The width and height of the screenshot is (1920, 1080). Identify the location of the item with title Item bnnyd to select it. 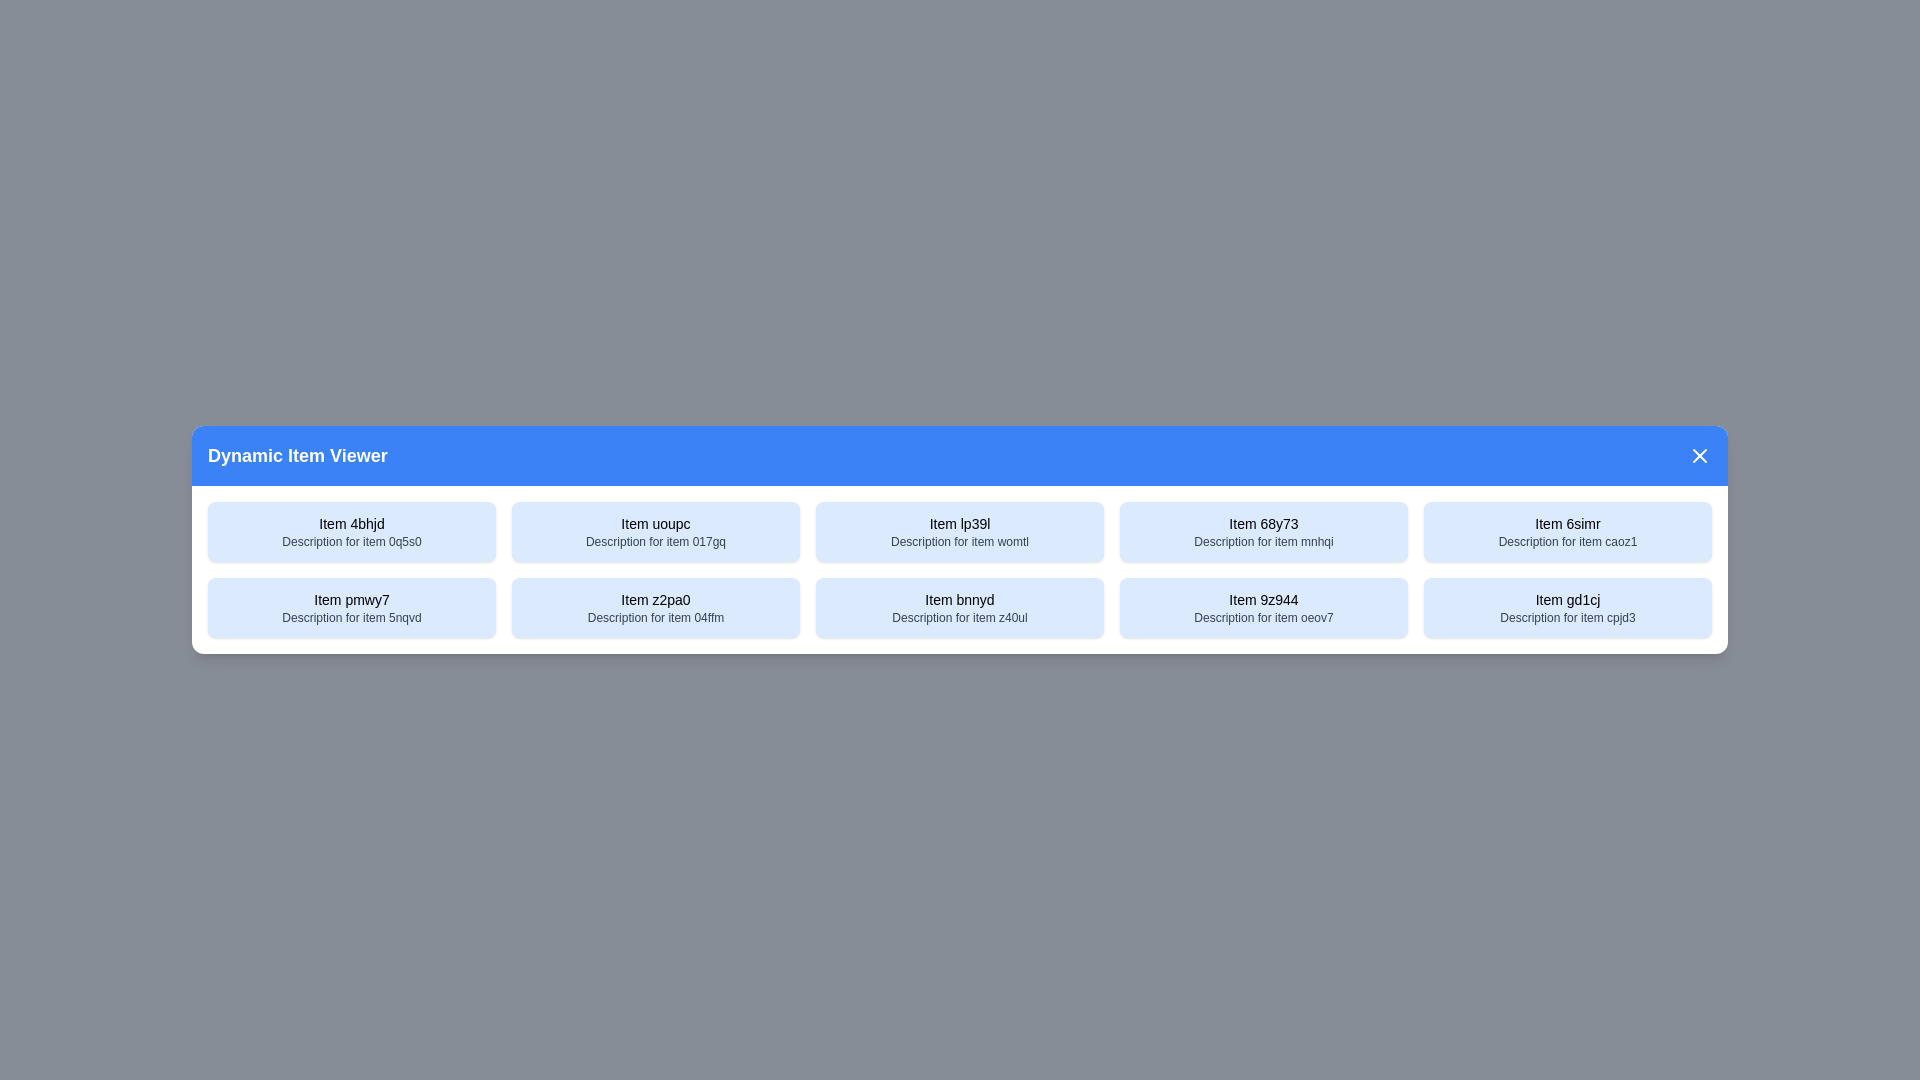
(960, 607).